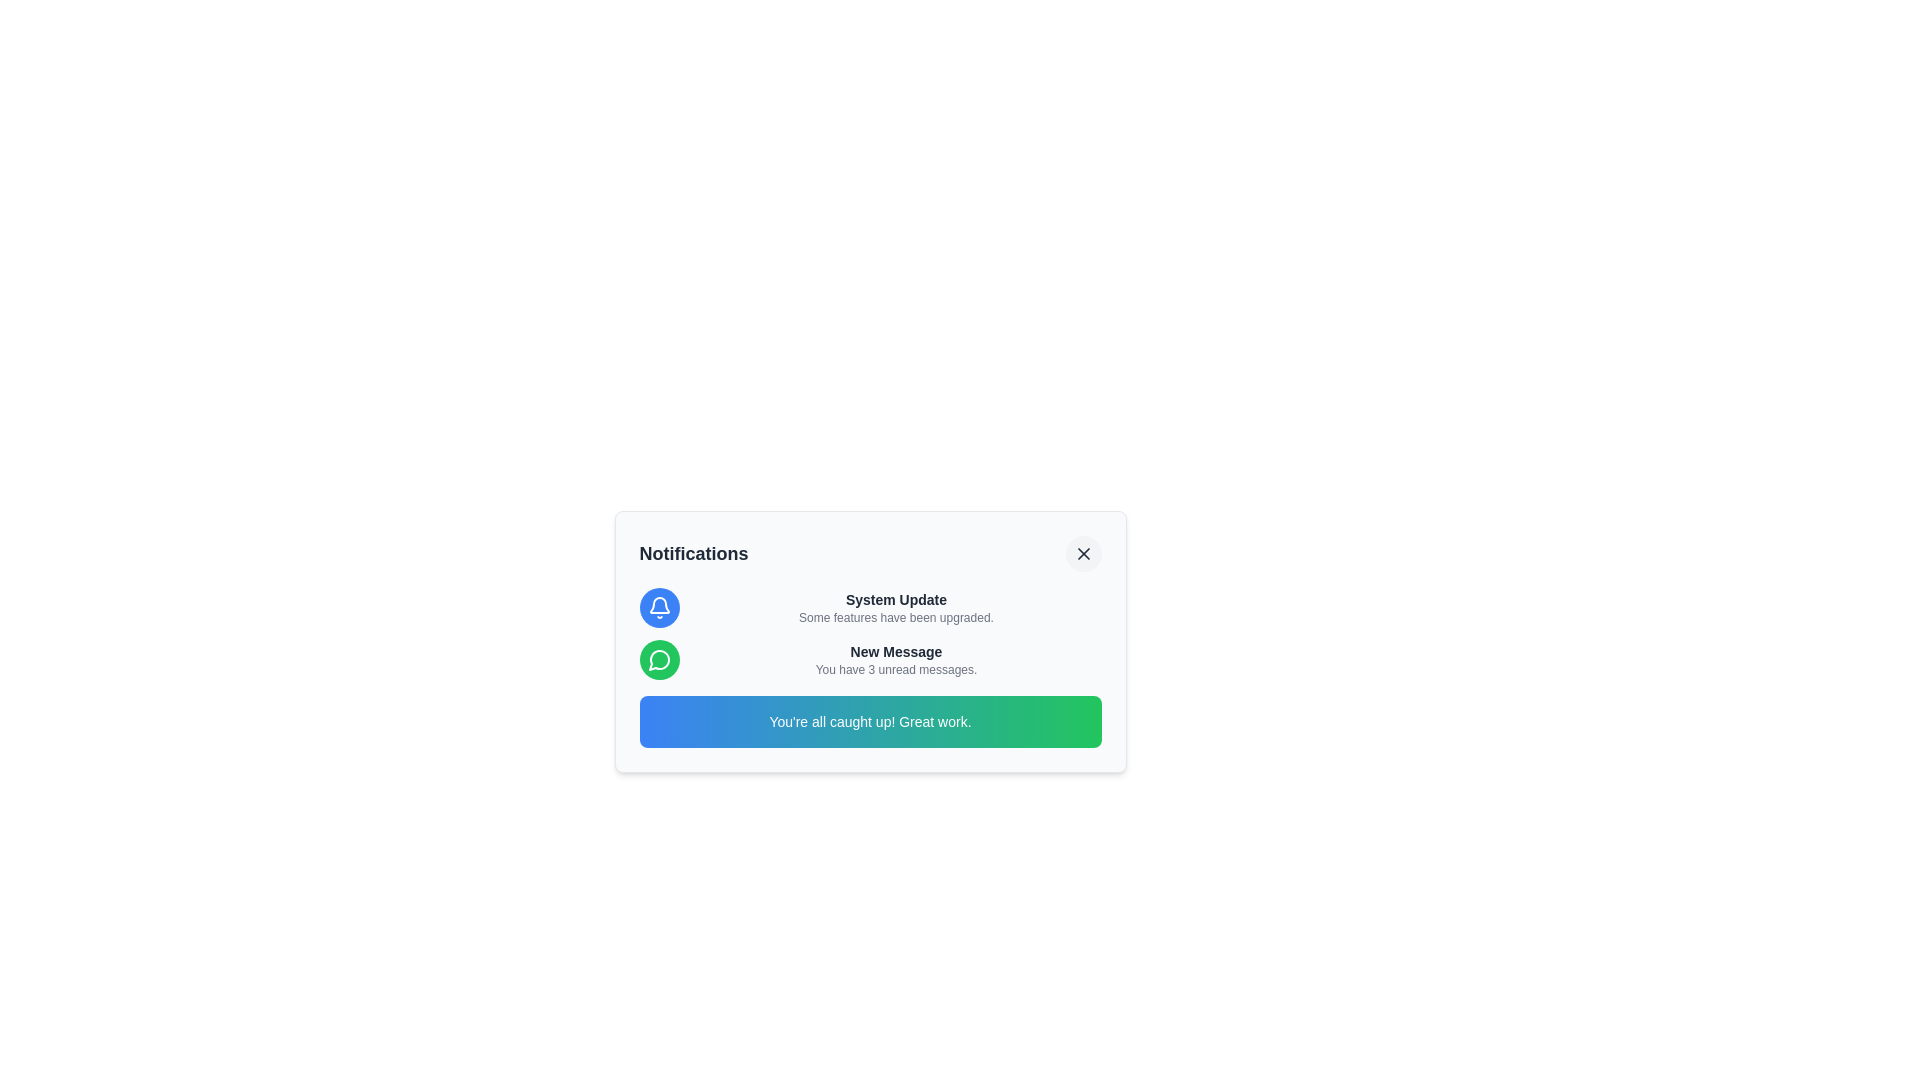 This screenshot has height=1080, width=1920. Describe the element at coordinates (1082, 554) in the screenshot. I see `the X-shaped close button with a black icon on a light gray circular background` at that location.